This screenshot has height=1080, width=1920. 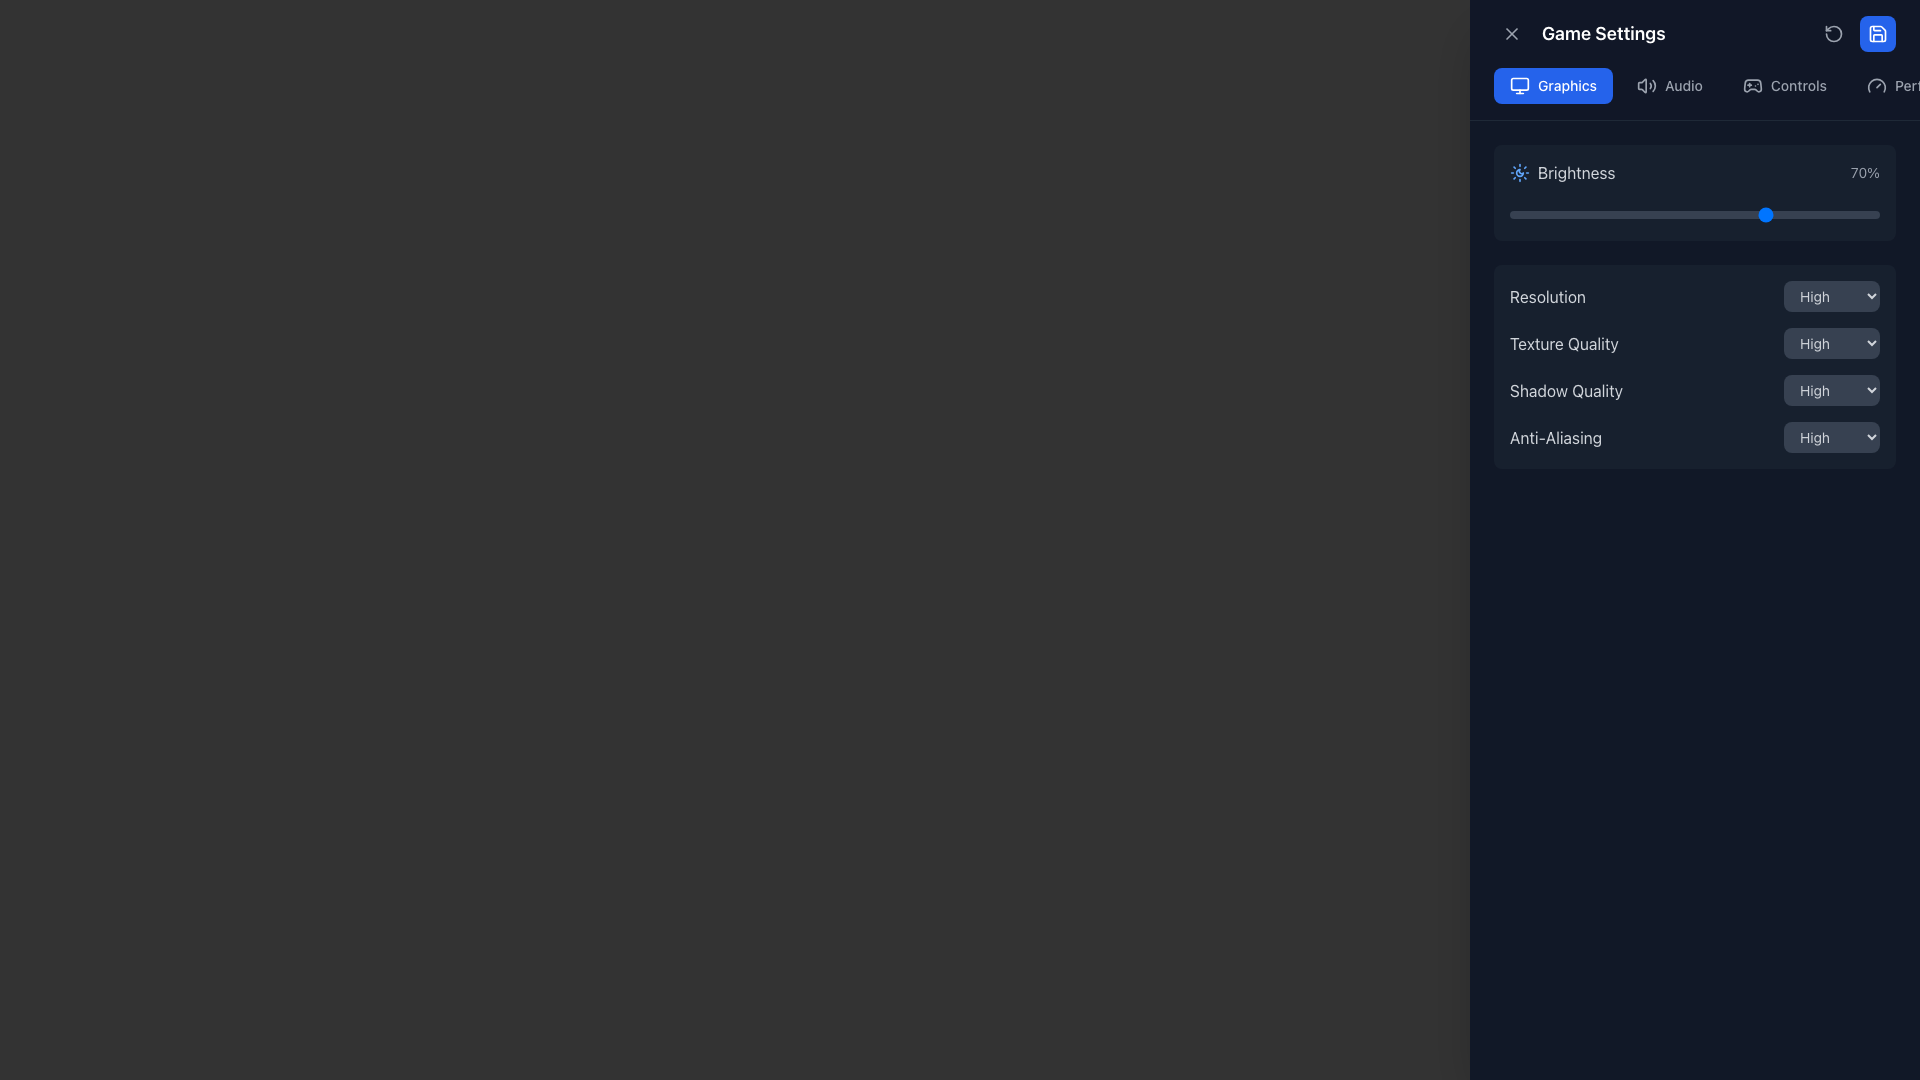 What do you see at coordinates (1693, 342) in the screenshot?
I see `the dropdown menu for adjusting the texture quality setting in the Game Settings panel` at bounding box center [1693, 342].